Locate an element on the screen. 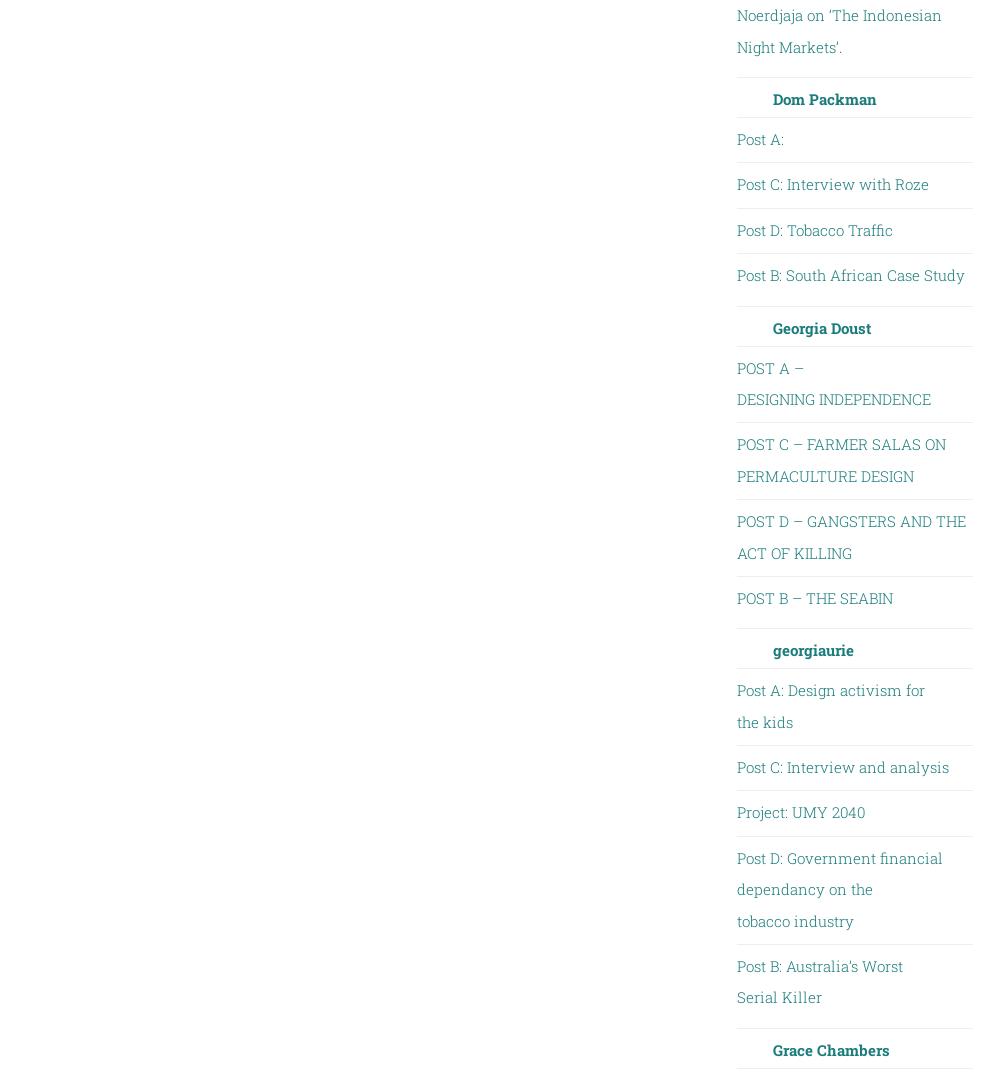 This screenshot has width=1000, height=1078. 'Project: UMY 2040' is located at coordinates (800, 811).